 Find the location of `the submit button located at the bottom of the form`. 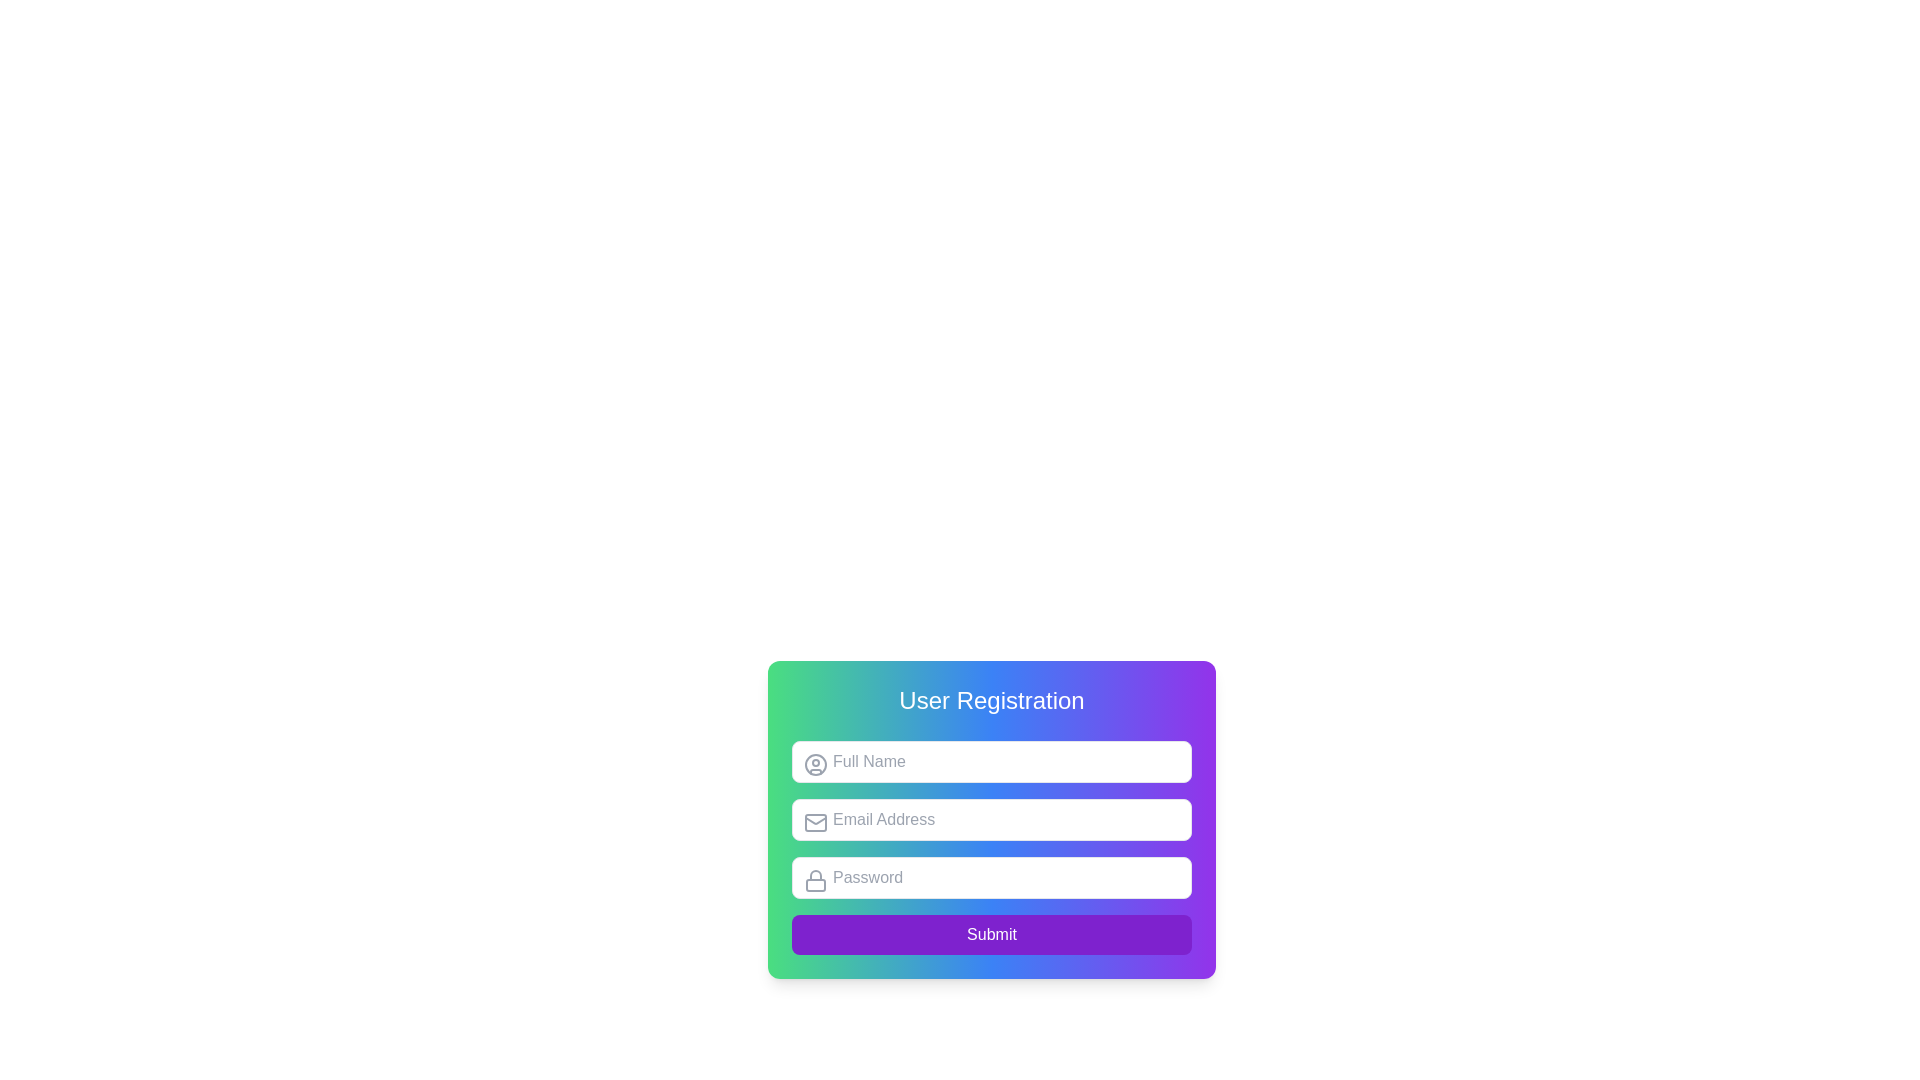

the submit button located at the bottom of the form is located at coordinates (992, 934).